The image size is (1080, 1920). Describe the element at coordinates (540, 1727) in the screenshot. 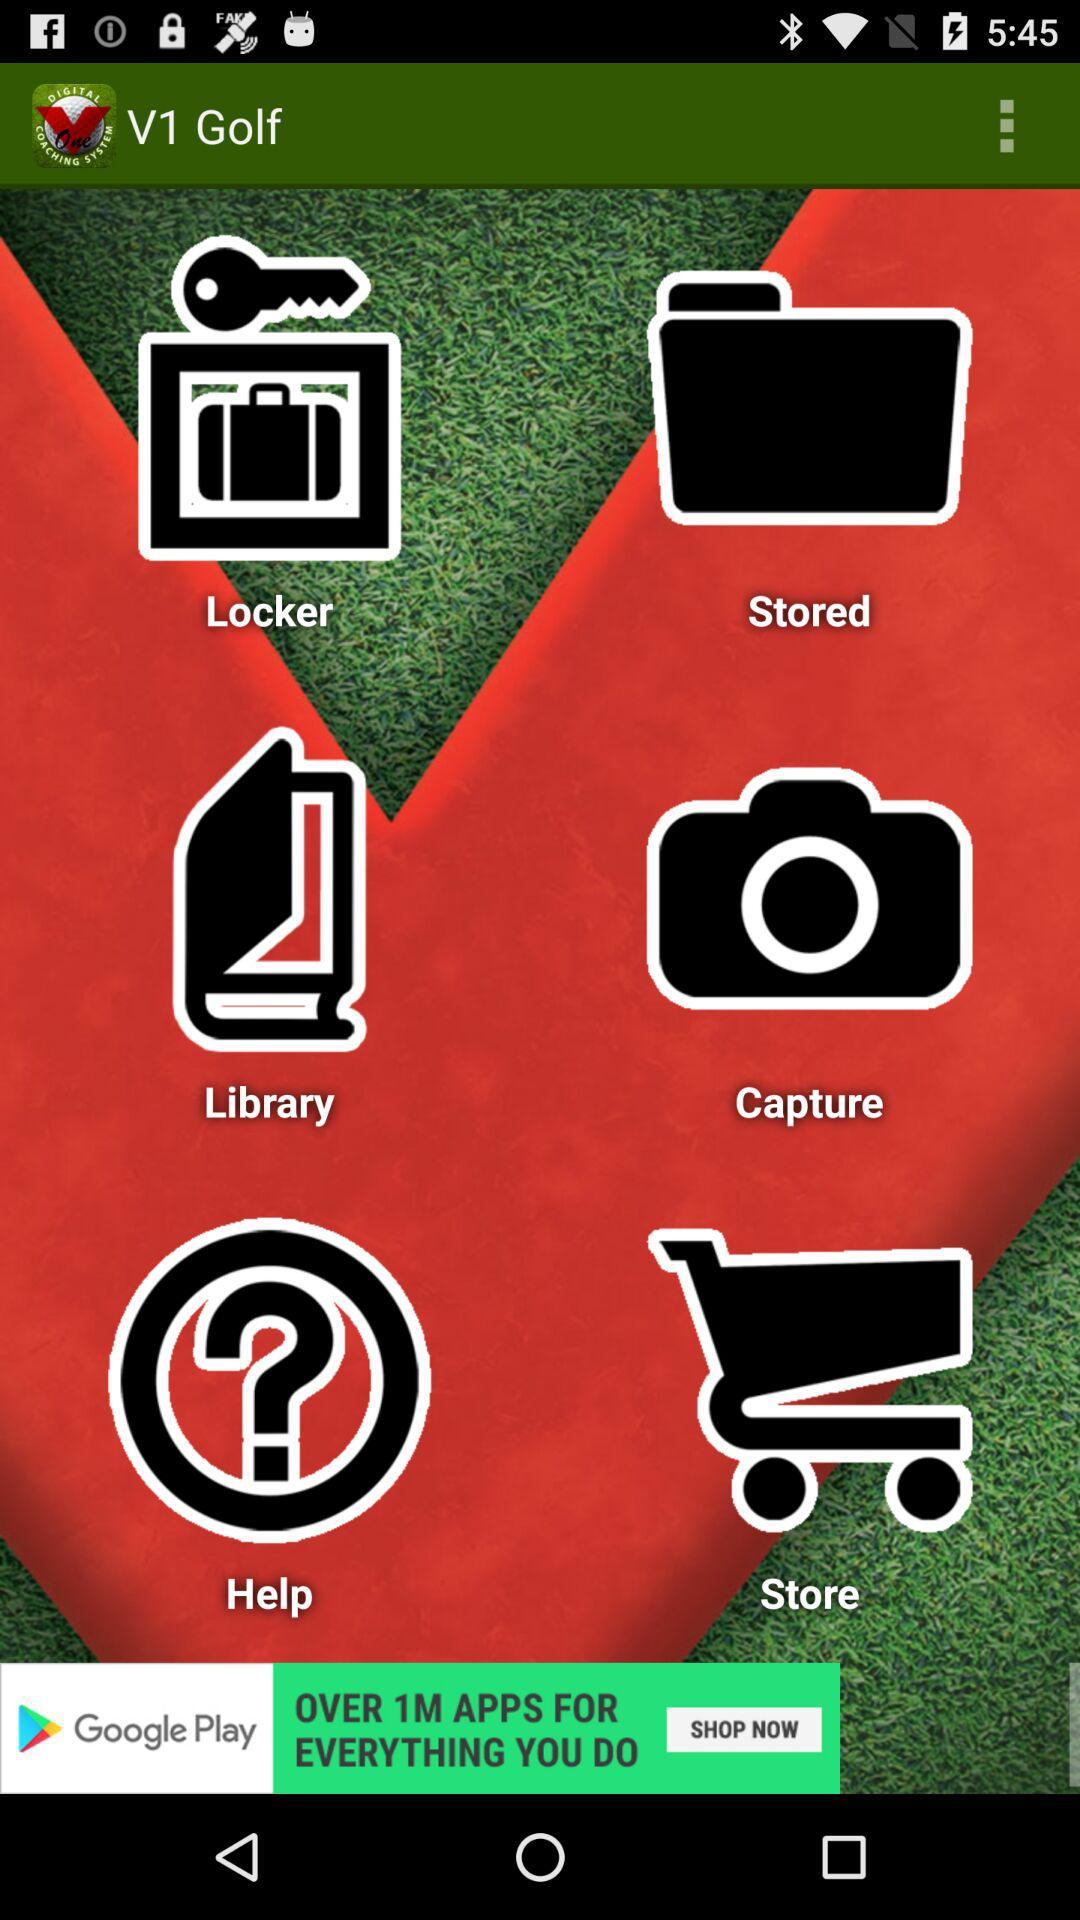

I see `advertisement 's page` at that location.